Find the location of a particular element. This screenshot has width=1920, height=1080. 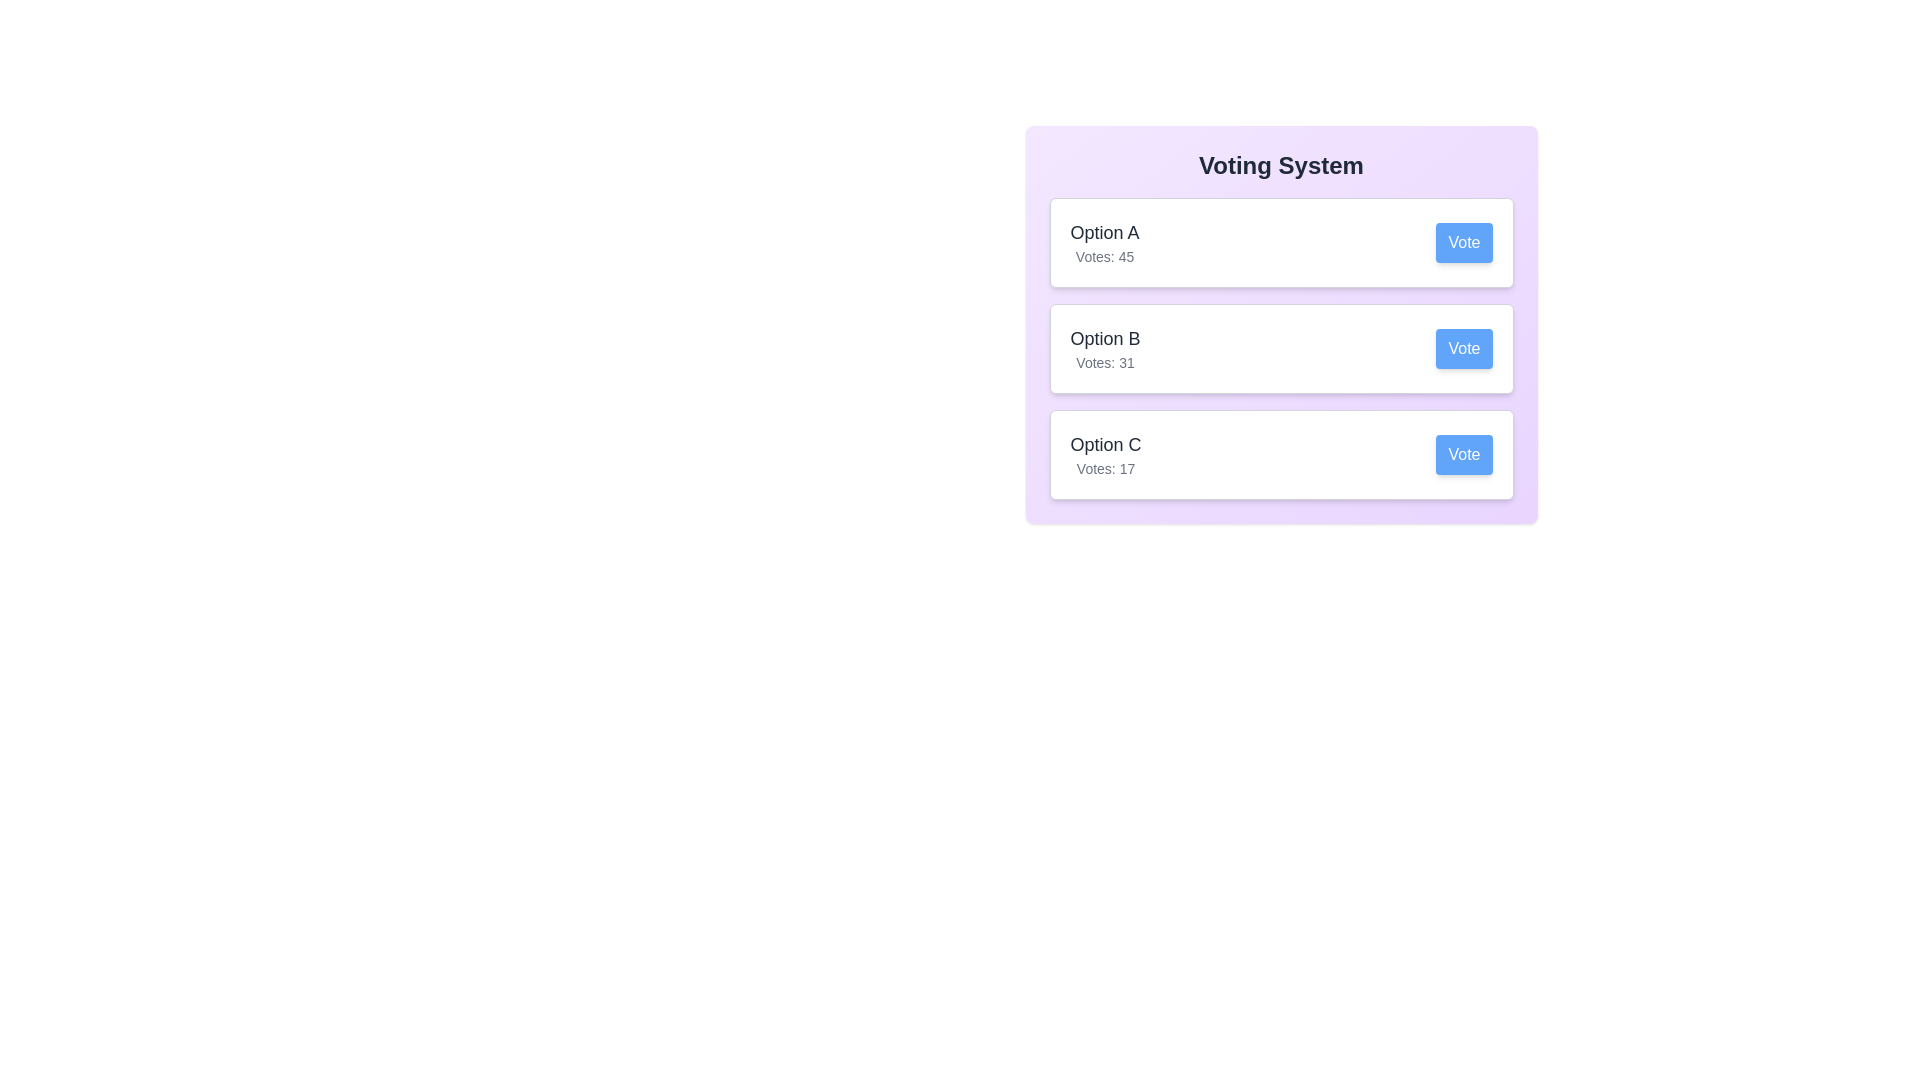

the voting button for option B is located at coordinates (1464, 347).